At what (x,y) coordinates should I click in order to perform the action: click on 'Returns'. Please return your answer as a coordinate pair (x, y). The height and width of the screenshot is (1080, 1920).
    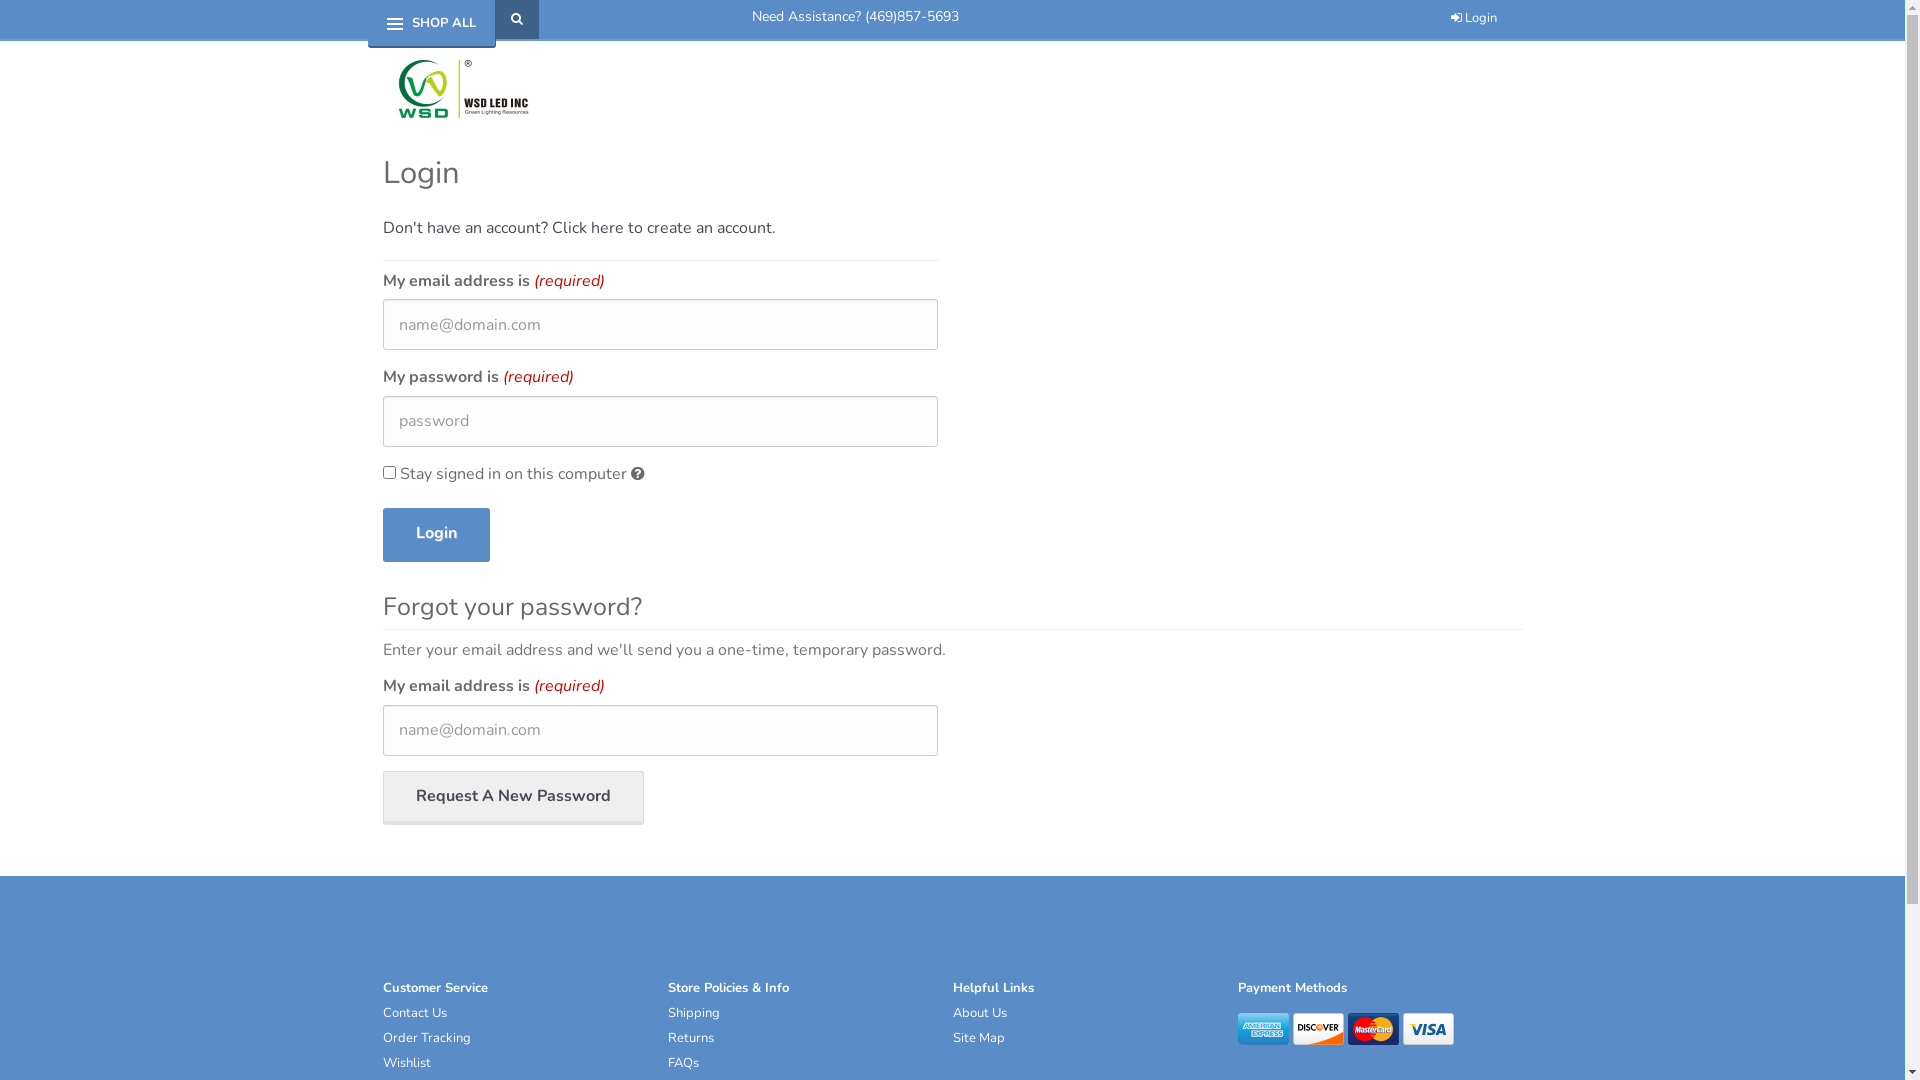
    Looking at the image, I should click on (691, 1036).